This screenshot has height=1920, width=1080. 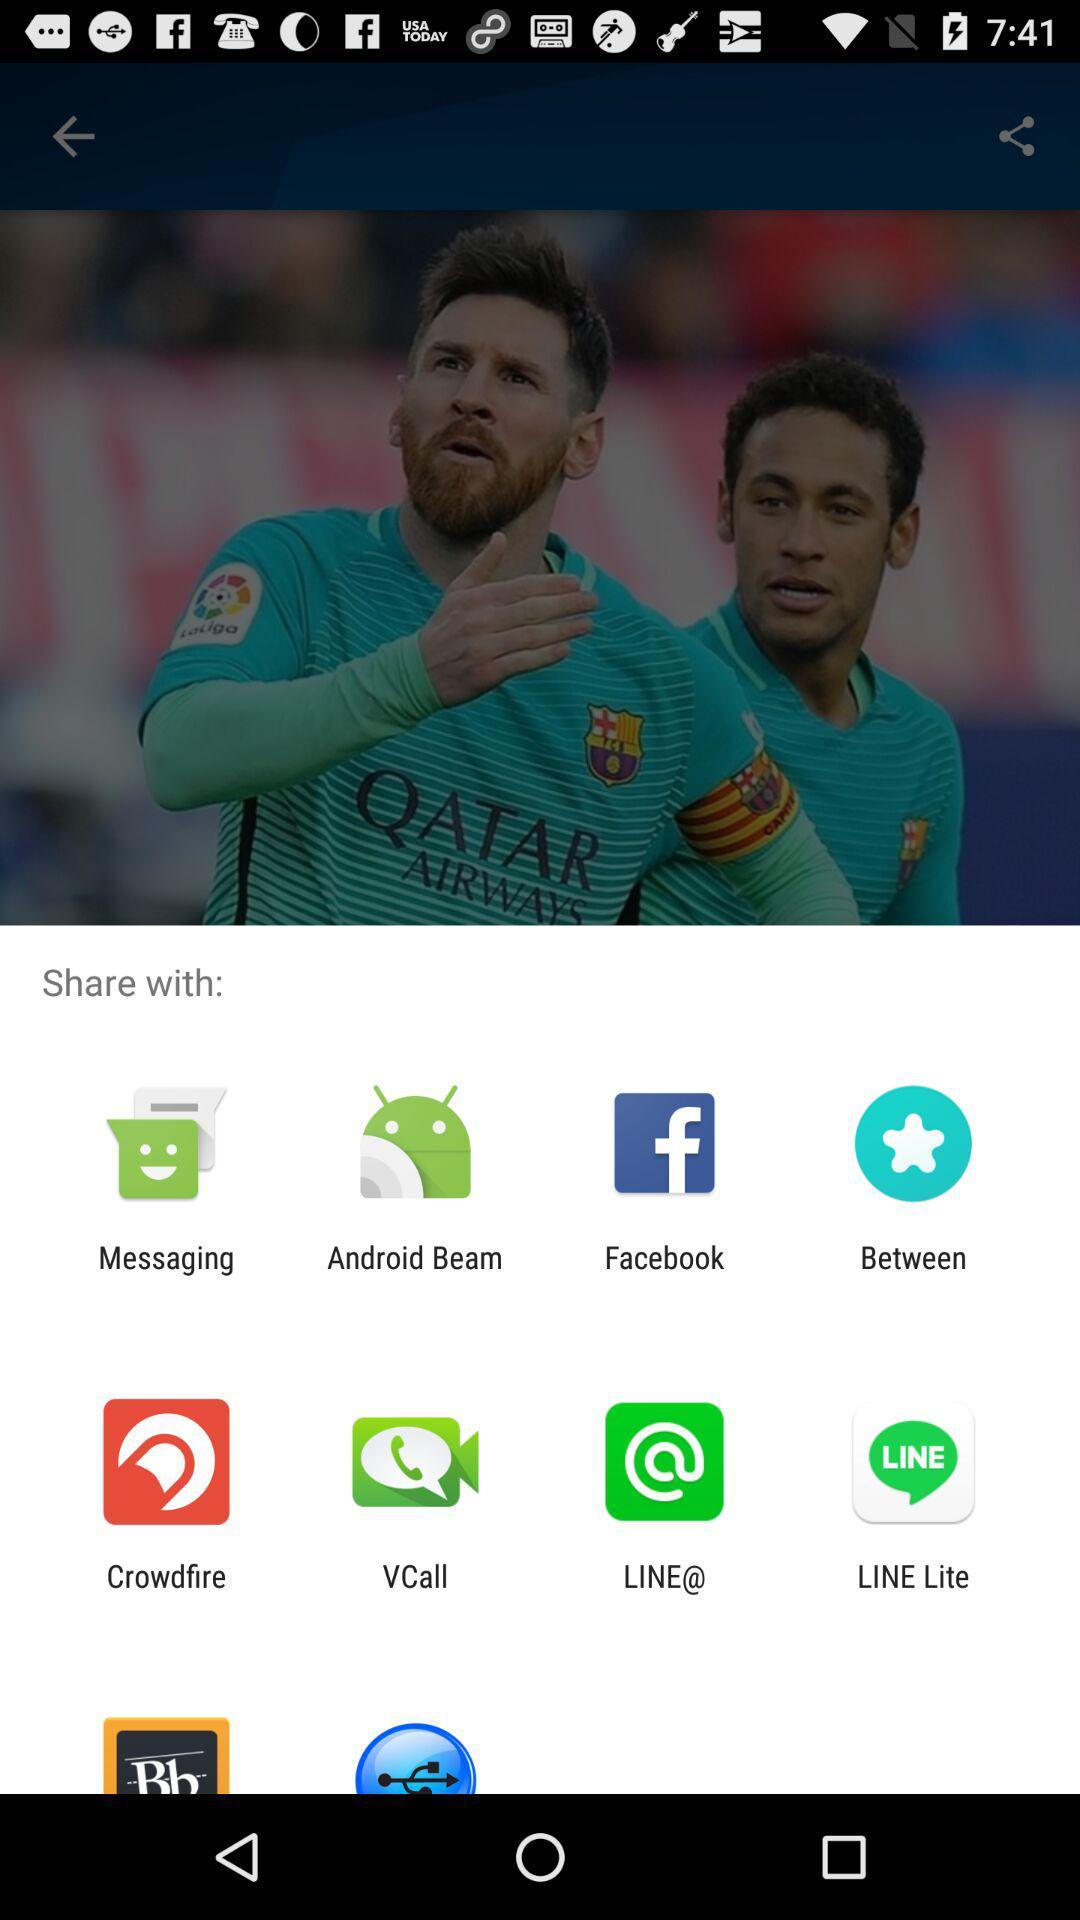 What do you see at coordinates (414, 1592) in the screenshot?
I see `app next to the line@` at bounding box center [414, 1592].